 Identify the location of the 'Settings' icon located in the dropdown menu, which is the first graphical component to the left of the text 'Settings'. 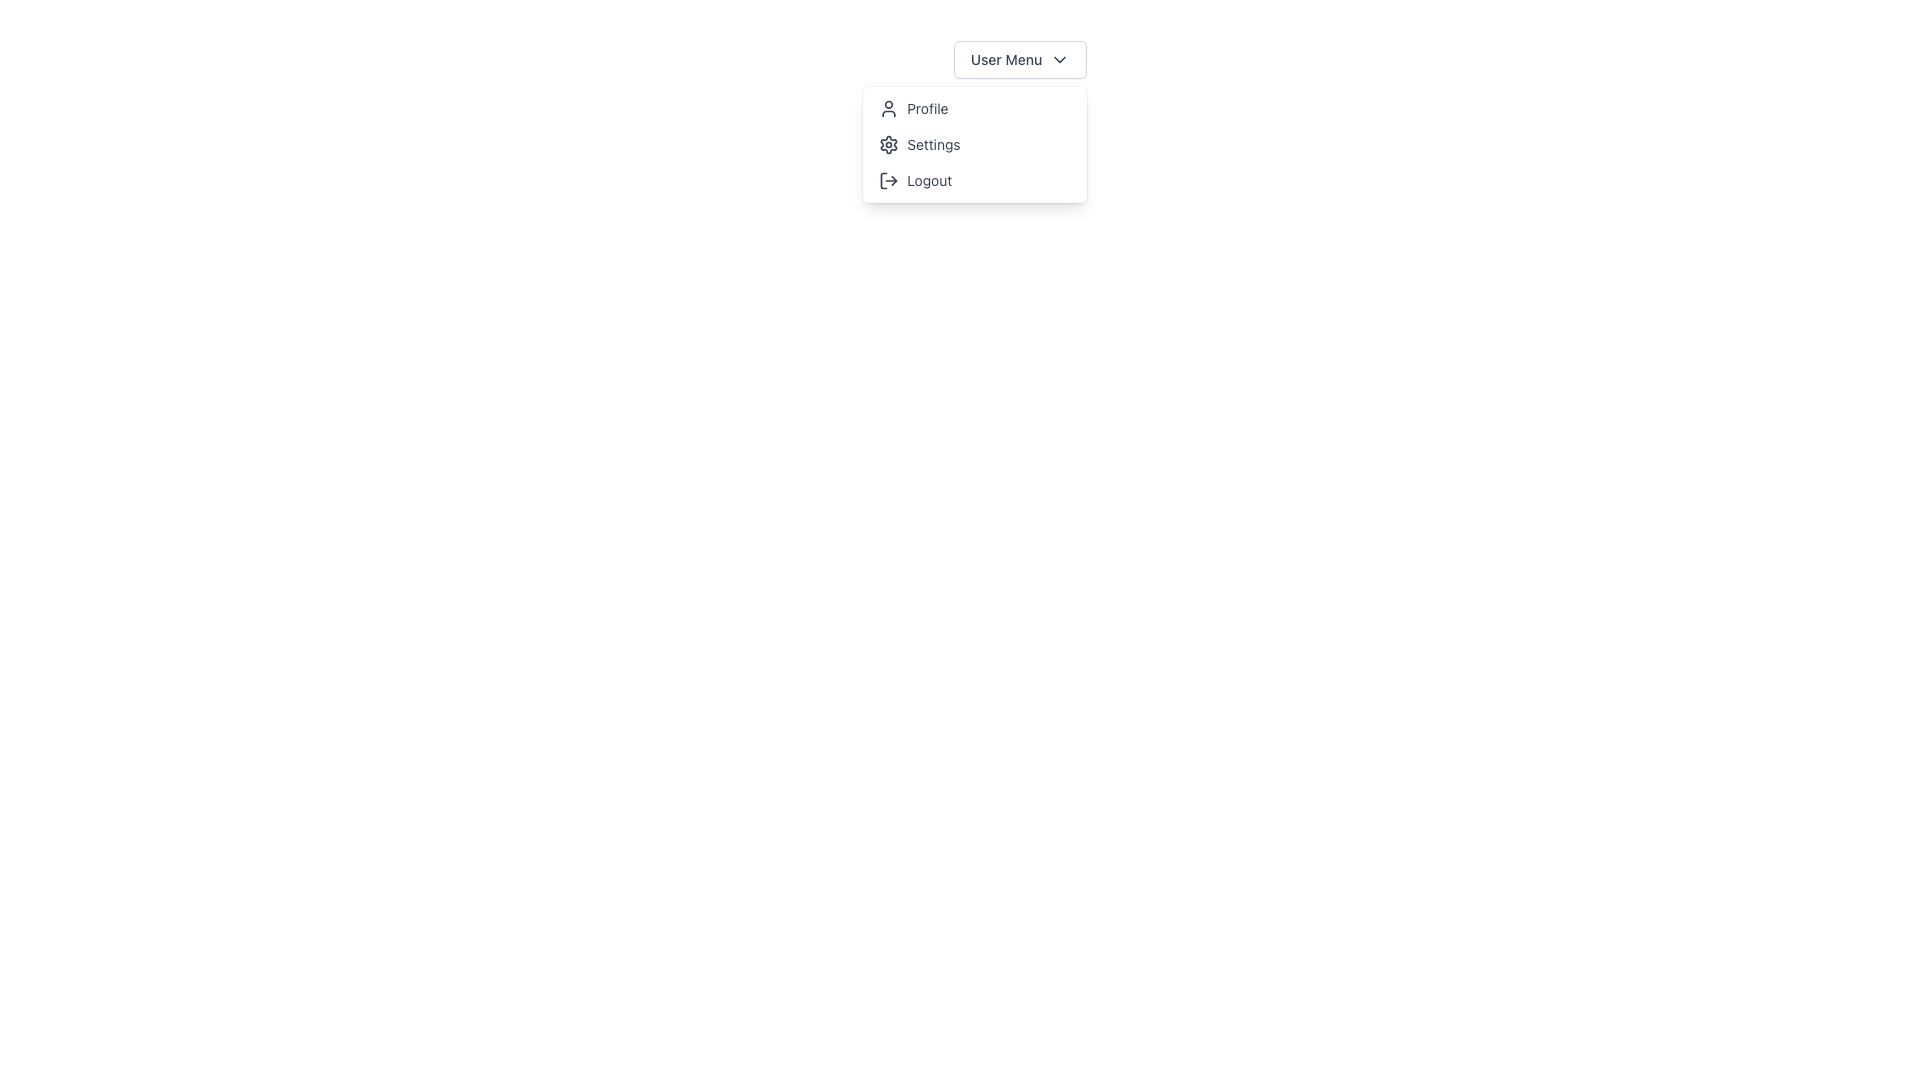
(888, 144).